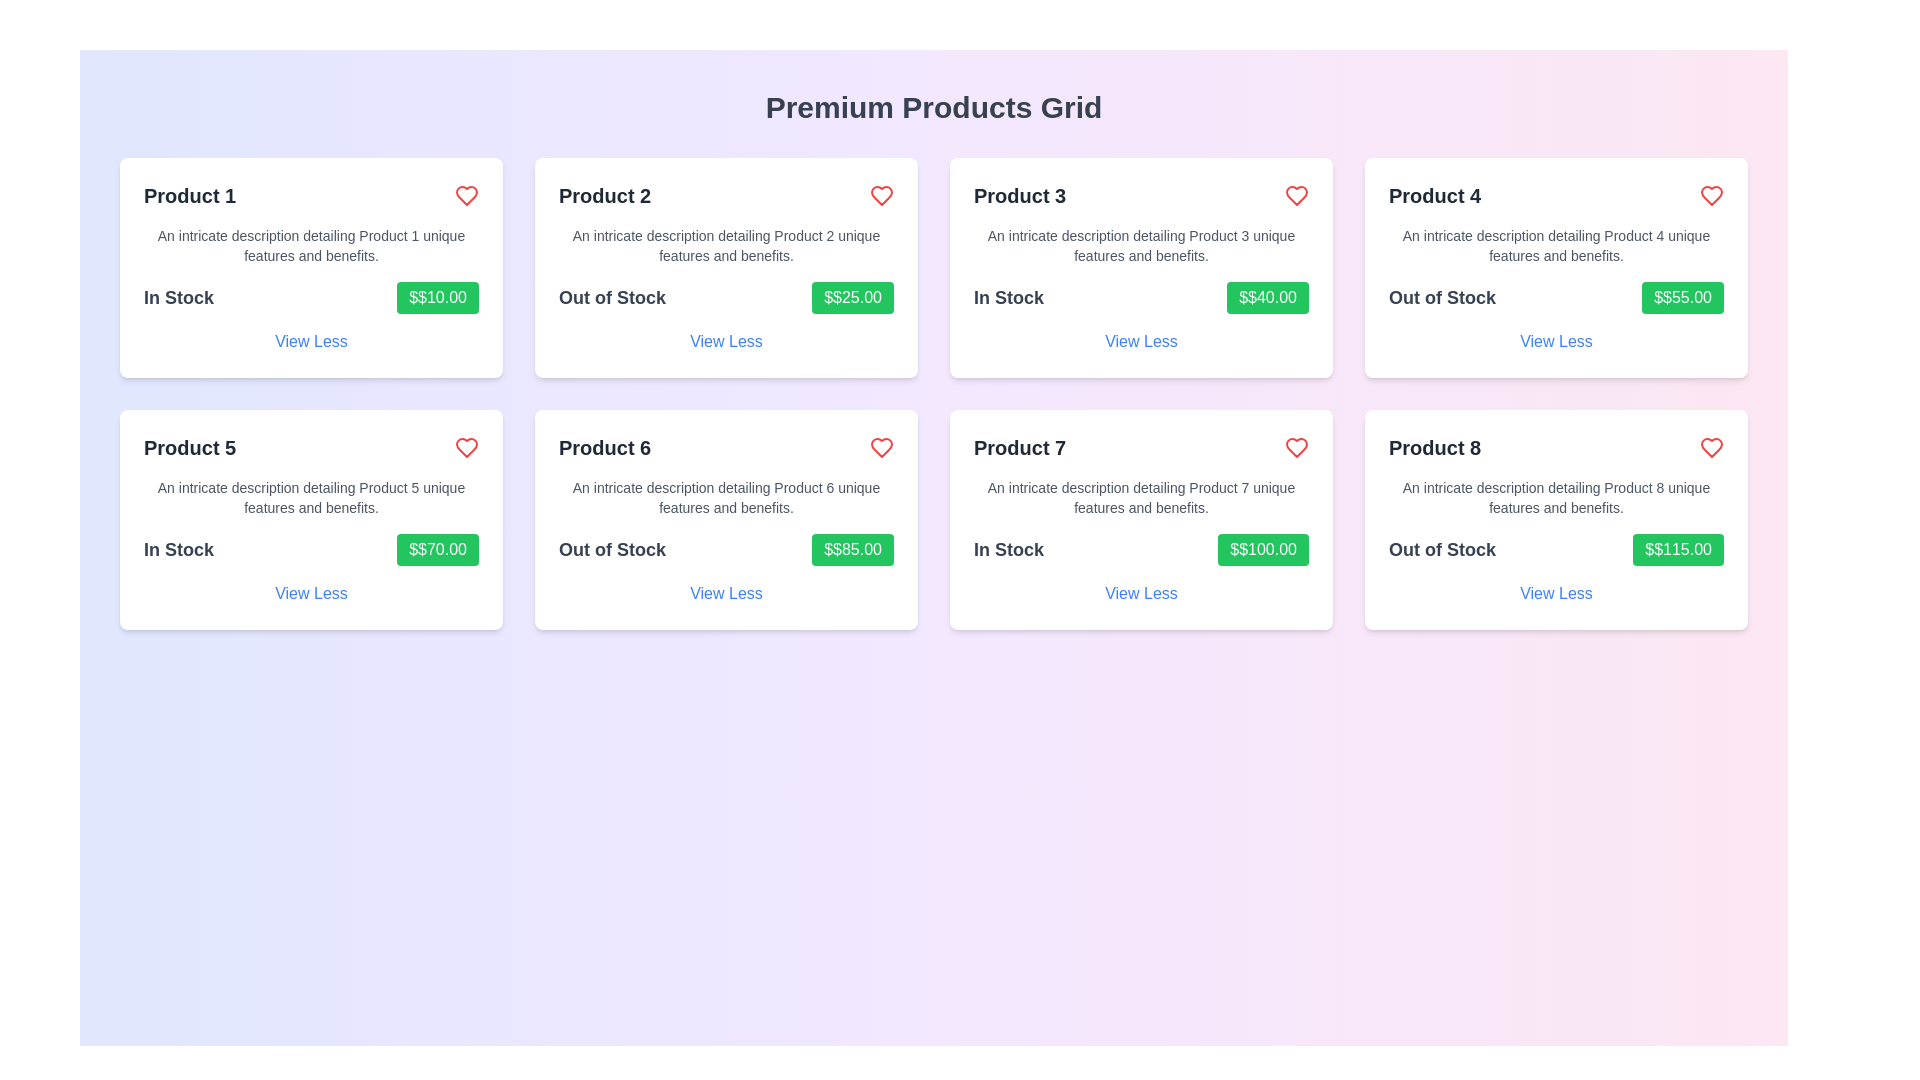 The width and height of the screenshot is (1920, 1080). I want to click on the green button displaying '$$70.00' located in the 'Product 5' card, under the 'In Stock' label and above the 'View Less' link in the fourth card of the grid, so click(437, 550).